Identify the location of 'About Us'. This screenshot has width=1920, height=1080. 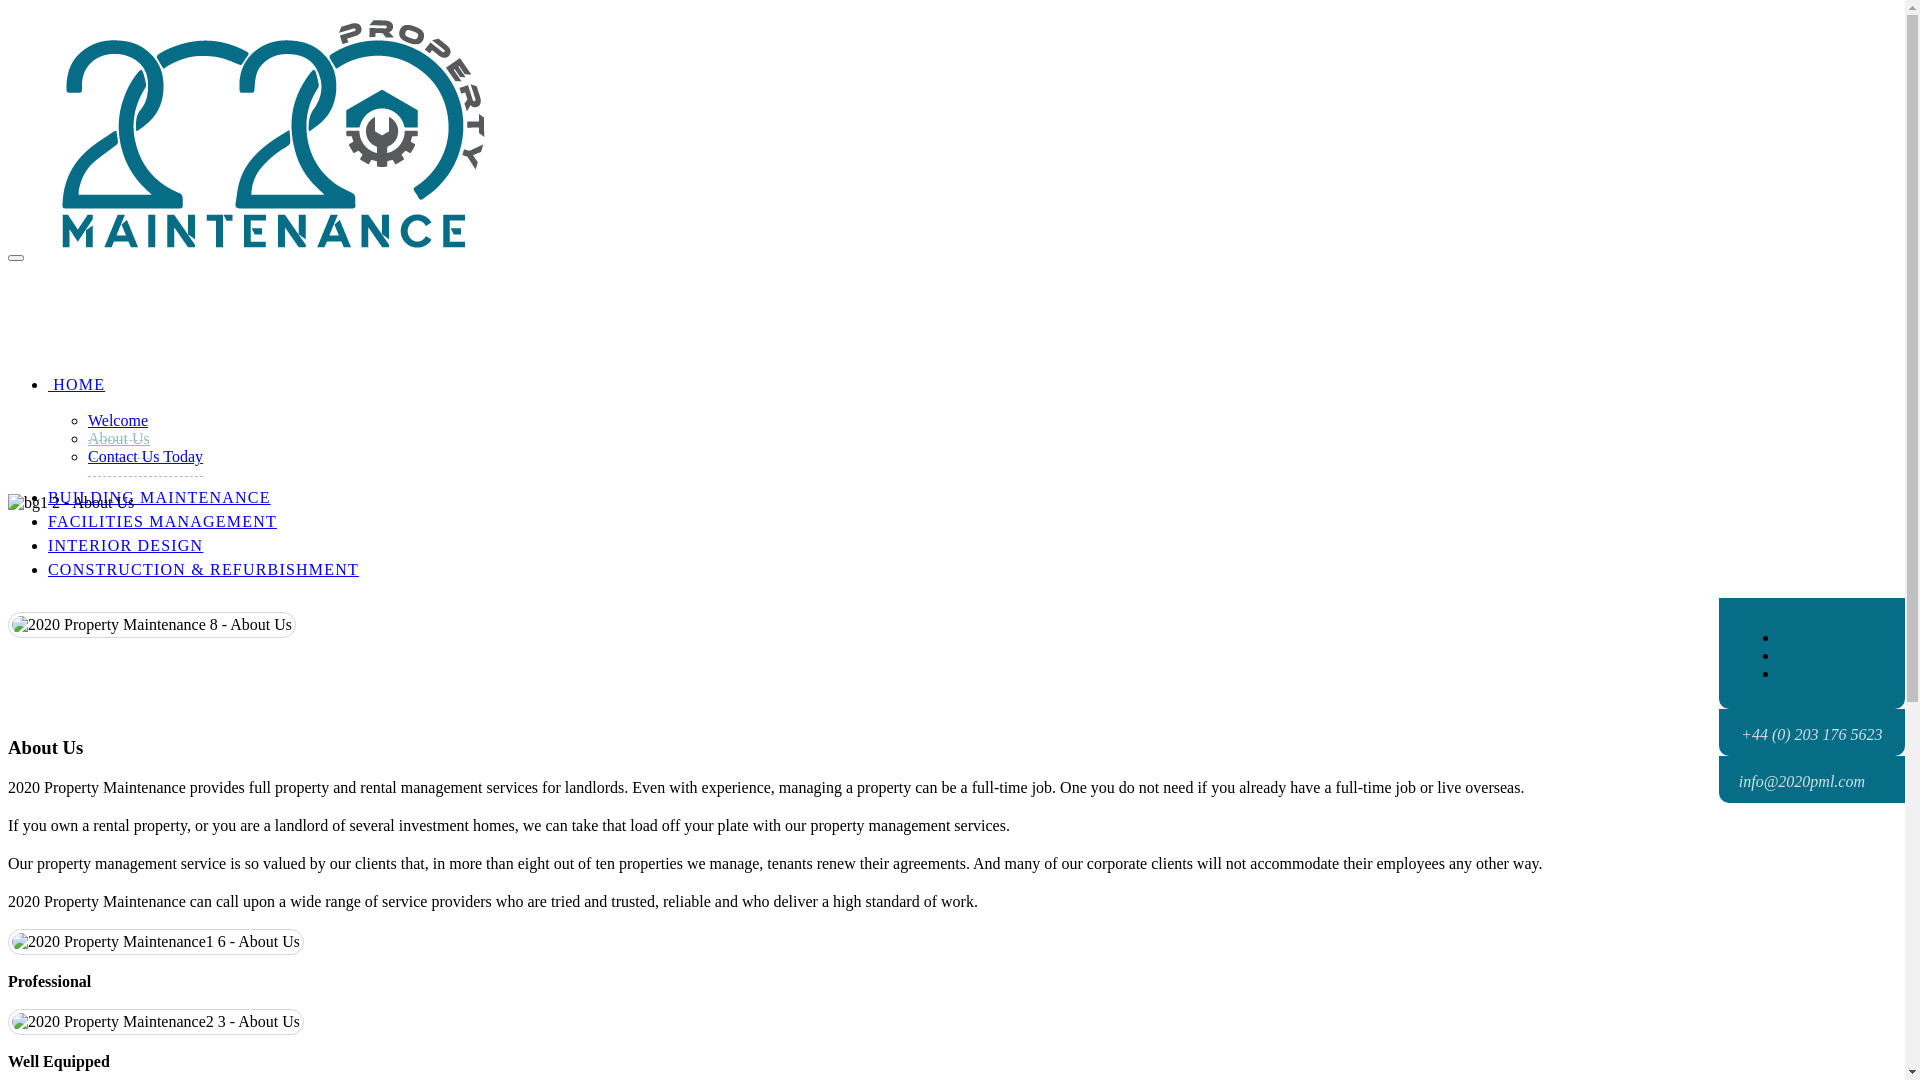
(71, 501).